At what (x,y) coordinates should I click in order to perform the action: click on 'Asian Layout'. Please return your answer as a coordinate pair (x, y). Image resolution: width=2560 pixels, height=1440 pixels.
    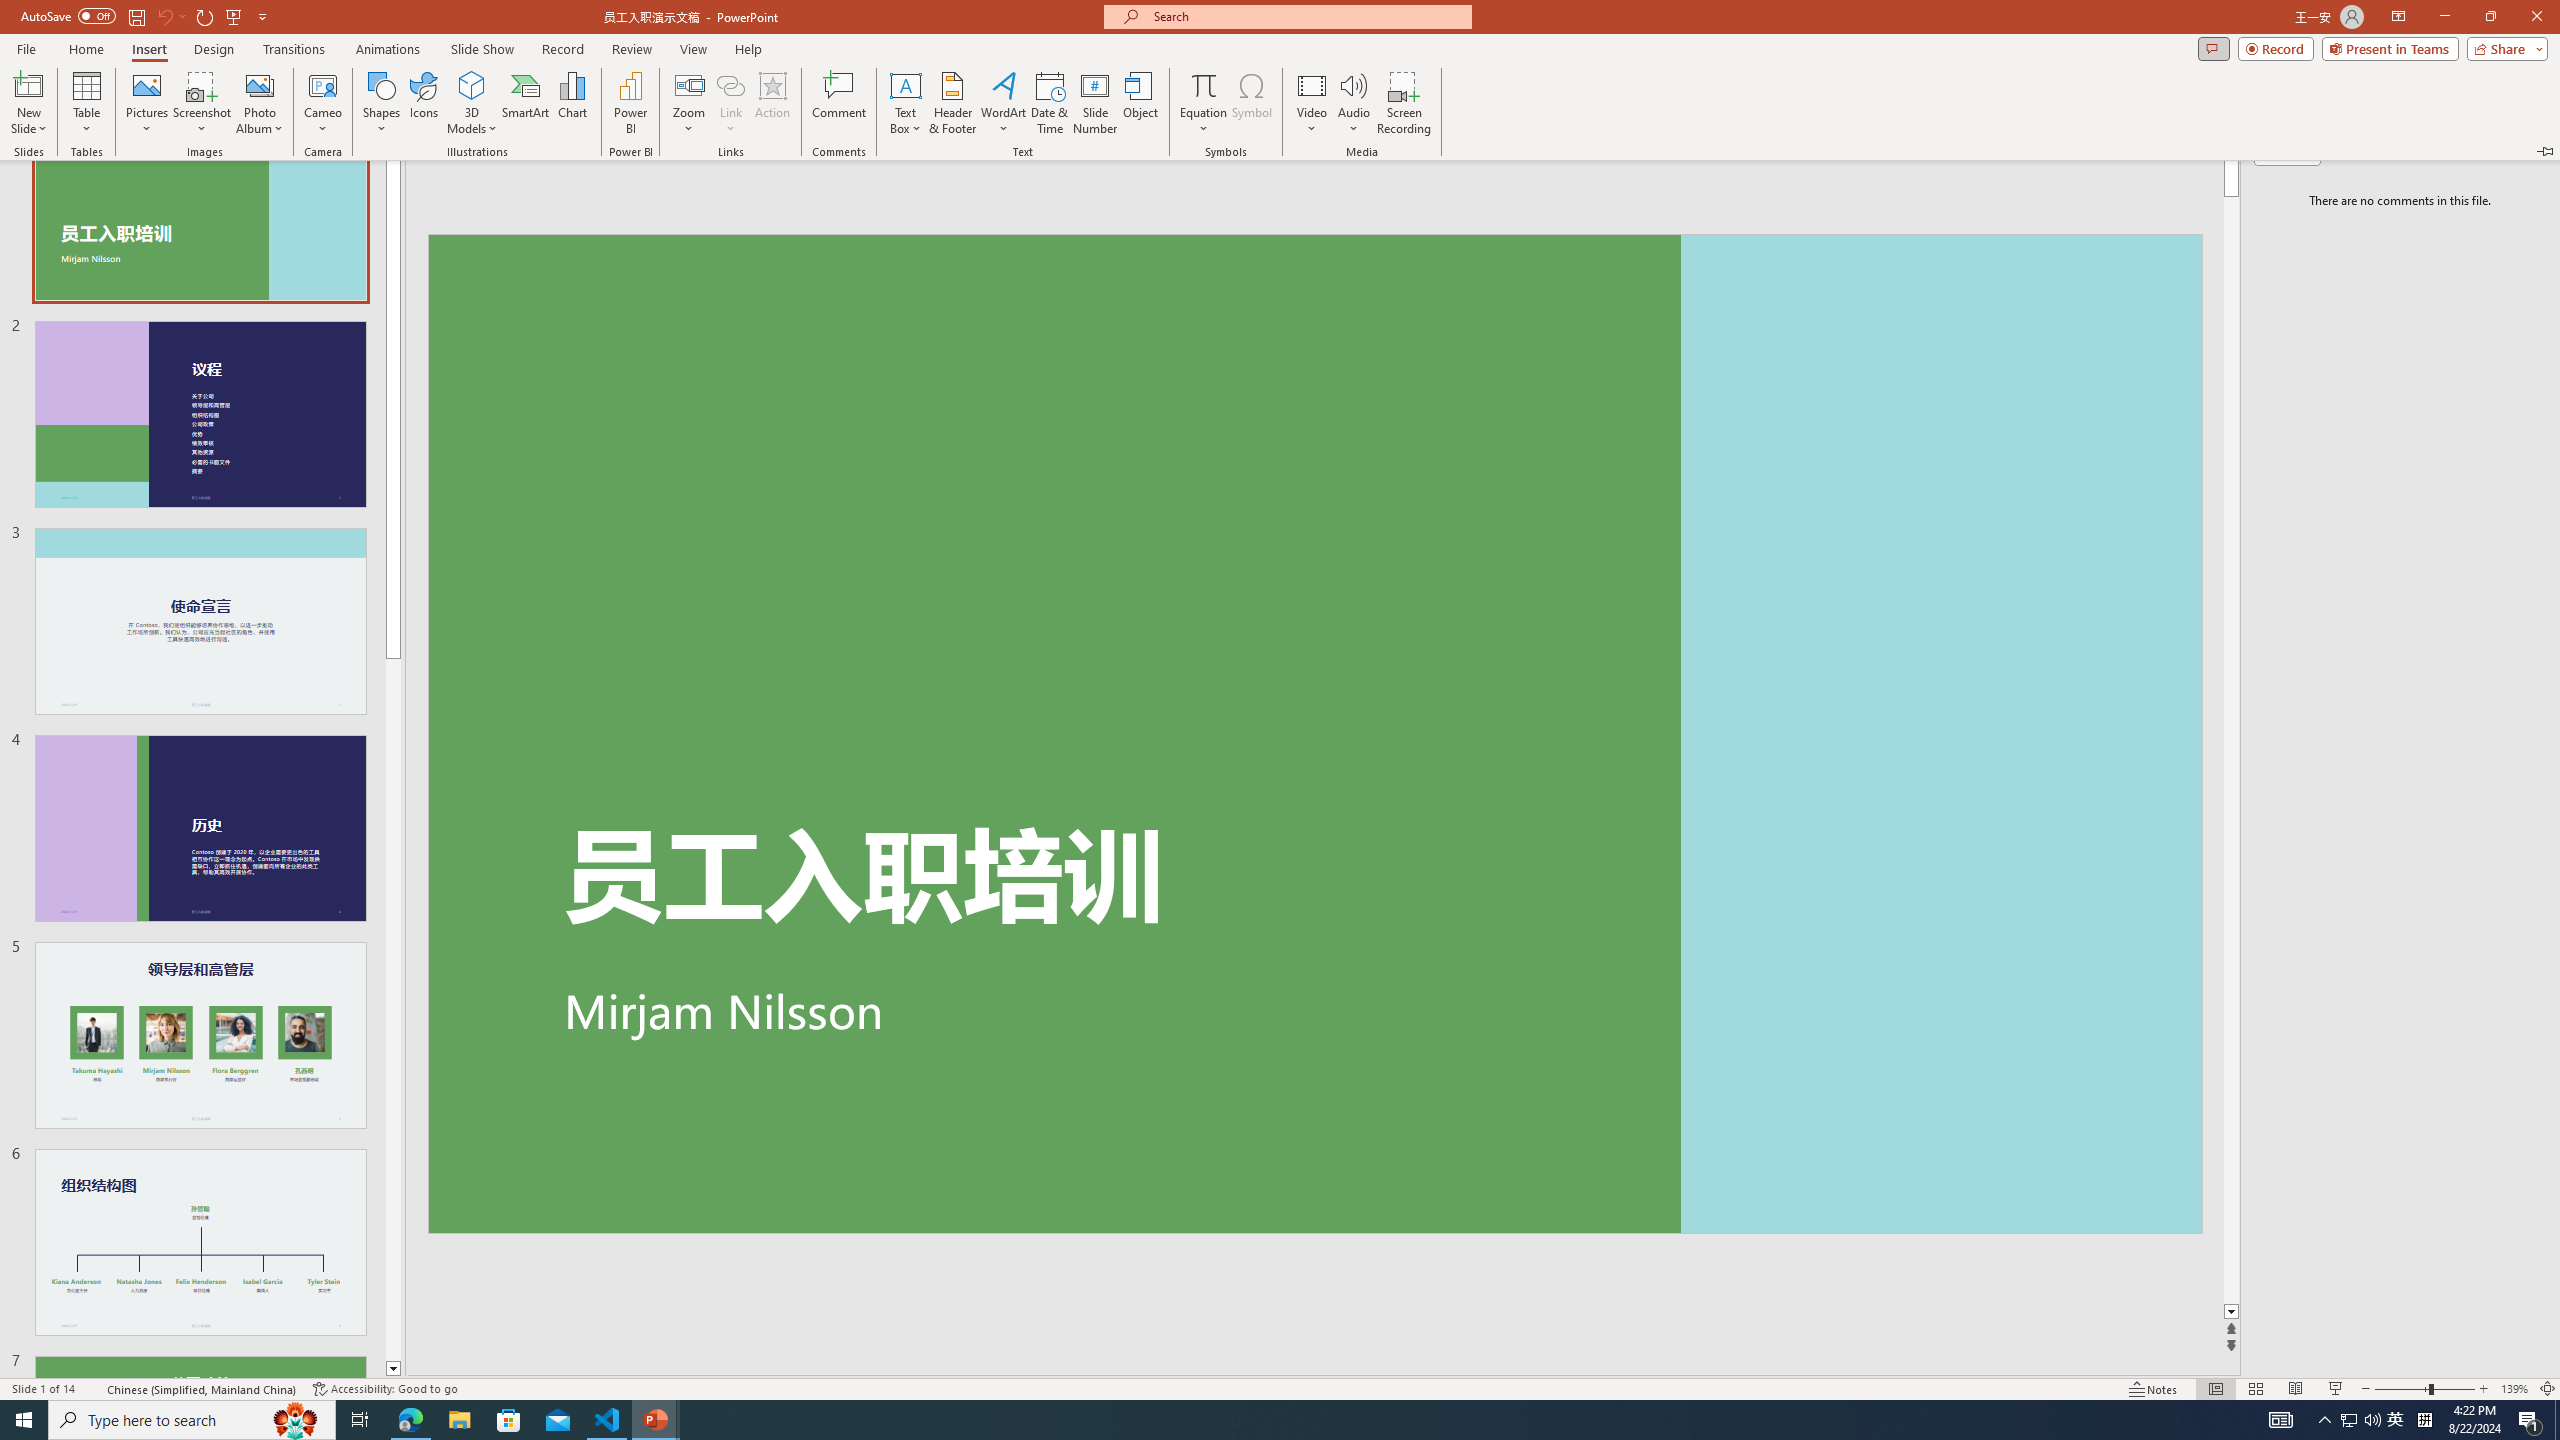
    Looking at the image, I should click on (998, 137).